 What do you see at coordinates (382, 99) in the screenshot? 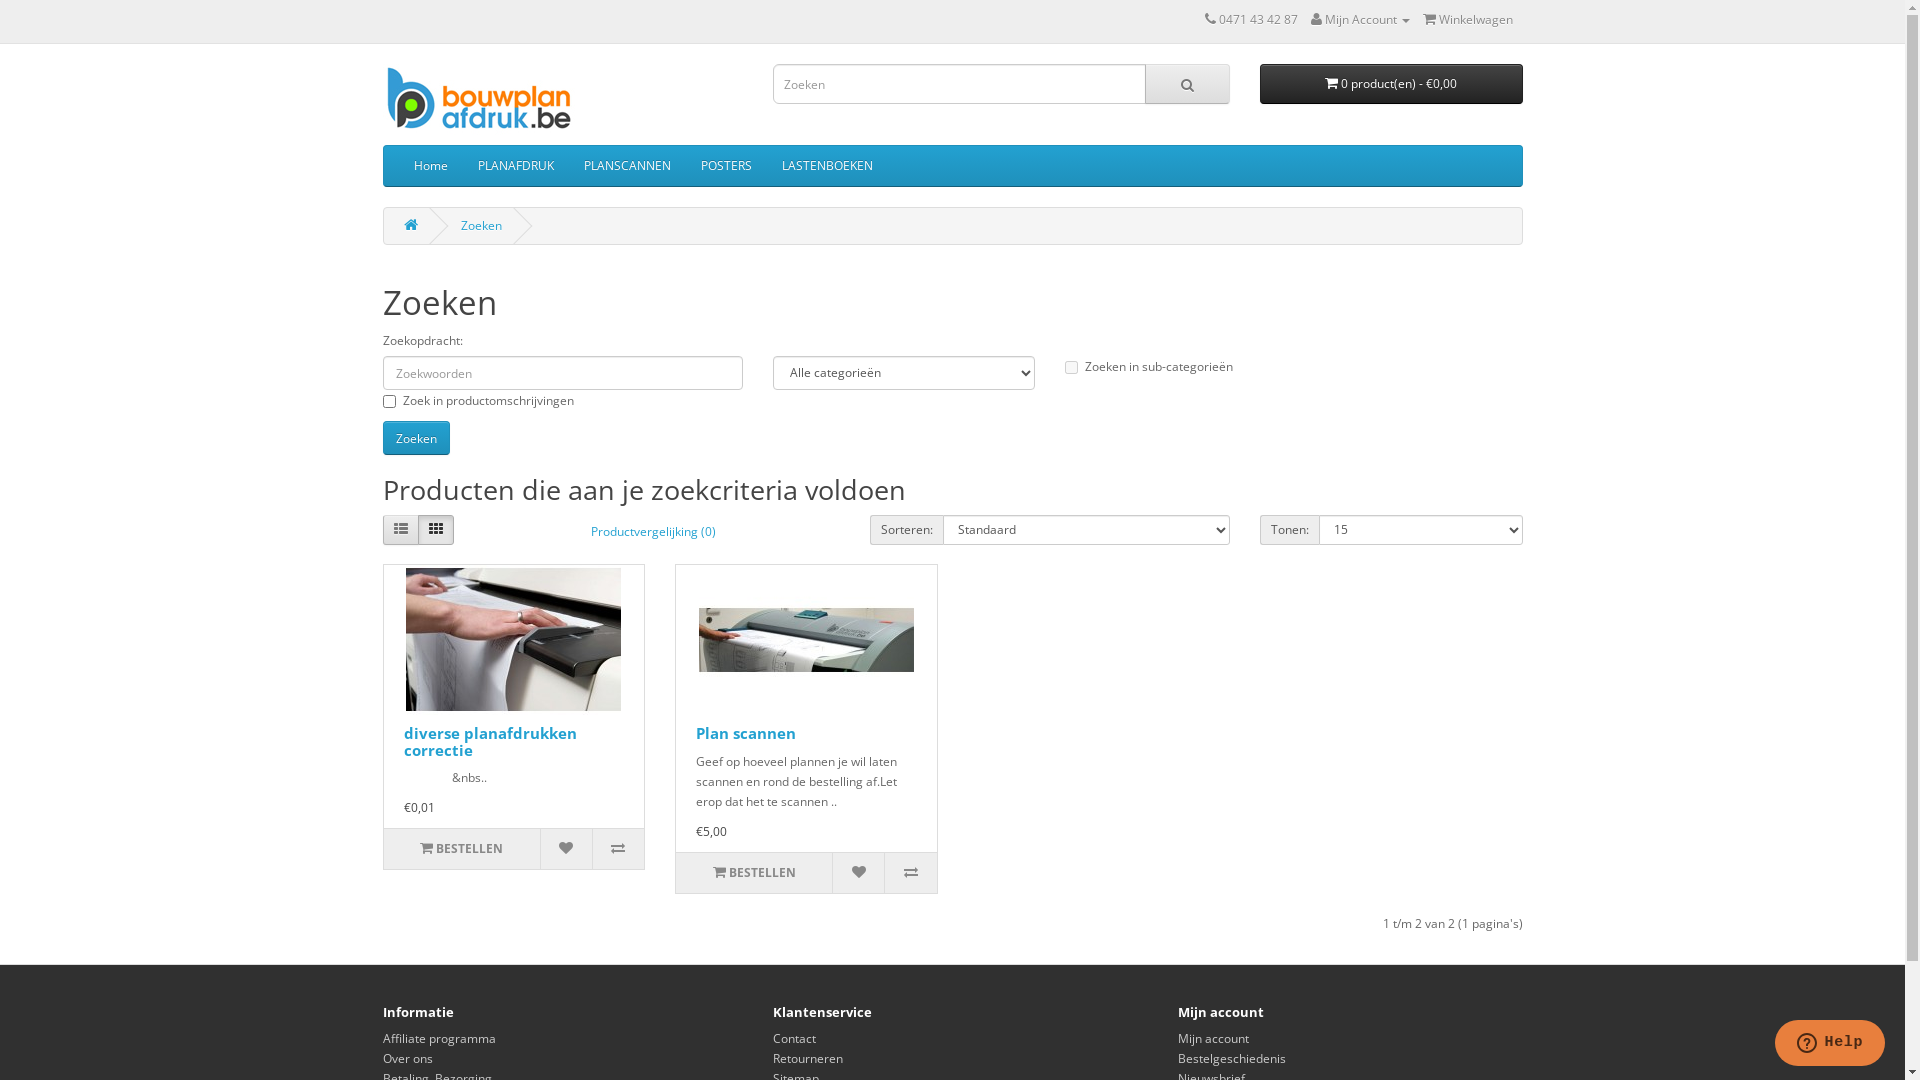
I see `'BouwplanAfdruk'` at bounding box center [382, 99].